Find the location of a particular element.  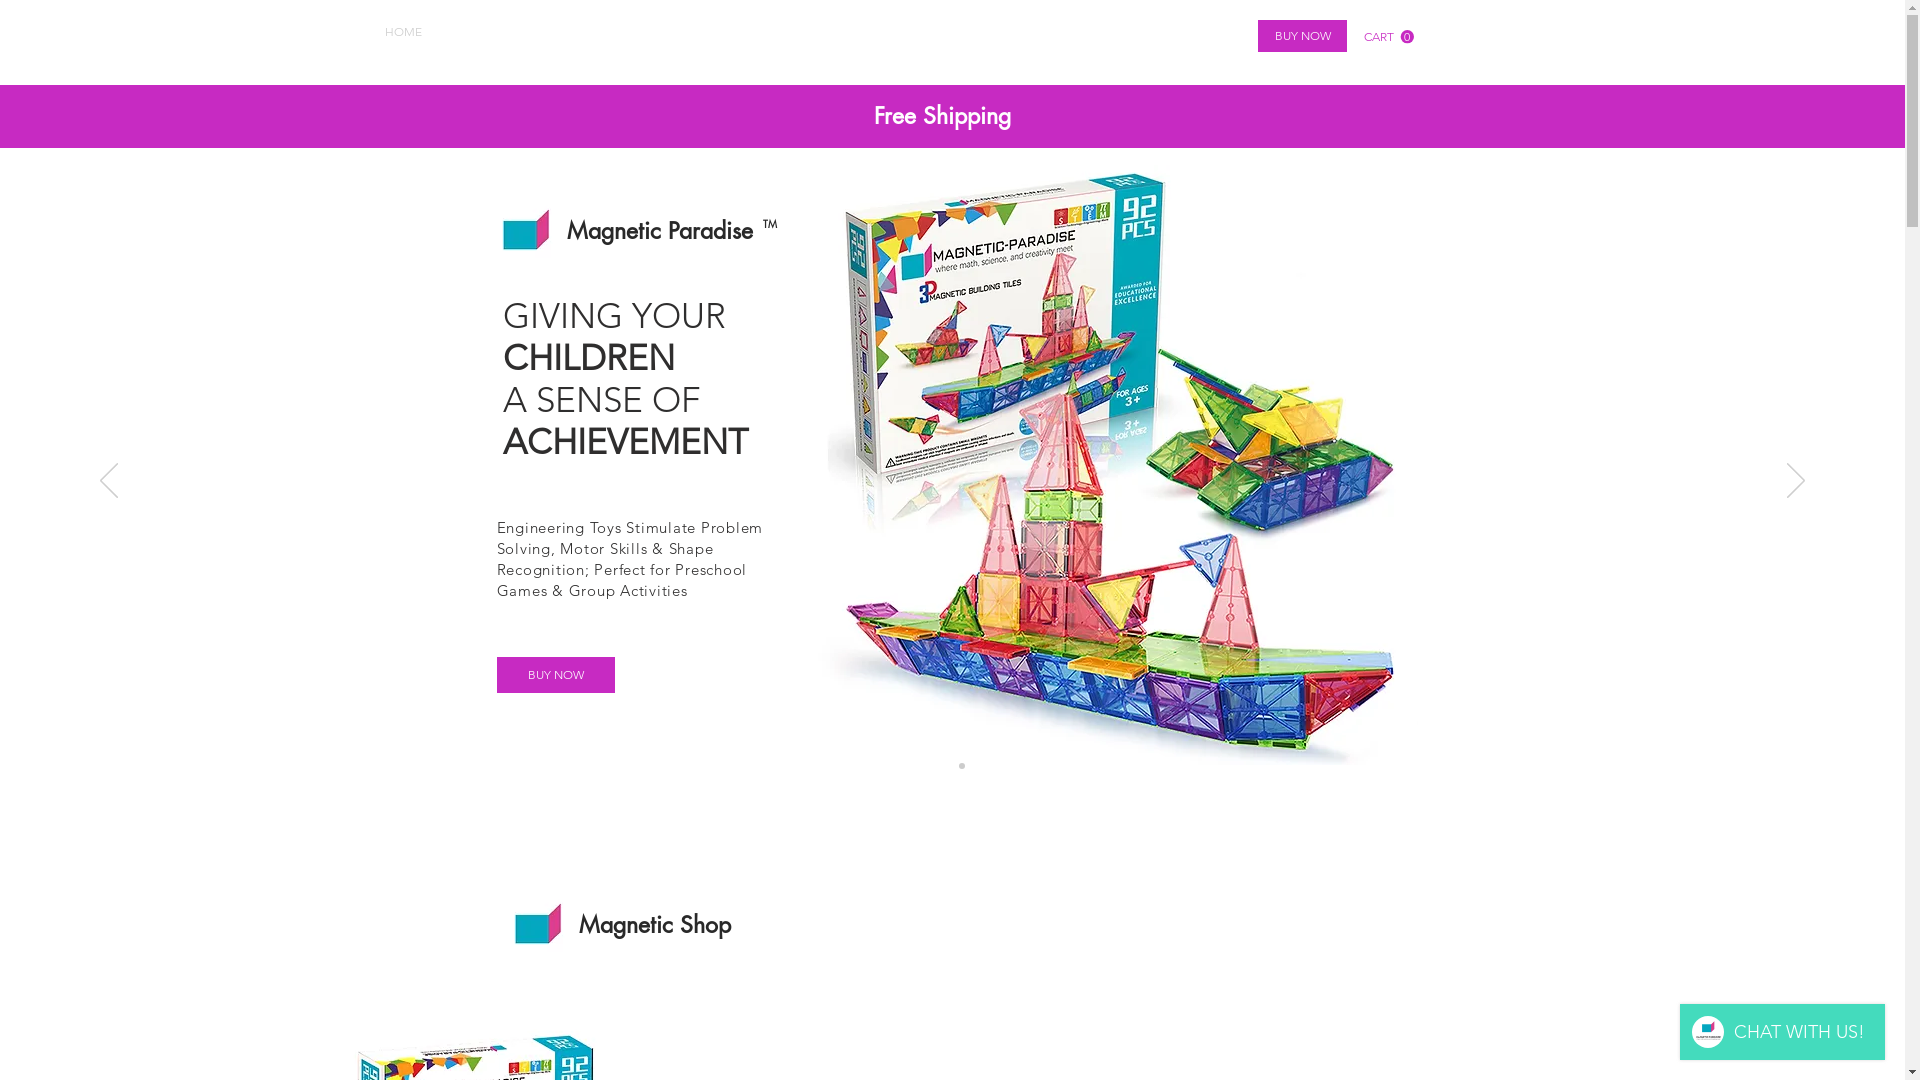

'BUY NOW' is located at coordinates (1256, 35).